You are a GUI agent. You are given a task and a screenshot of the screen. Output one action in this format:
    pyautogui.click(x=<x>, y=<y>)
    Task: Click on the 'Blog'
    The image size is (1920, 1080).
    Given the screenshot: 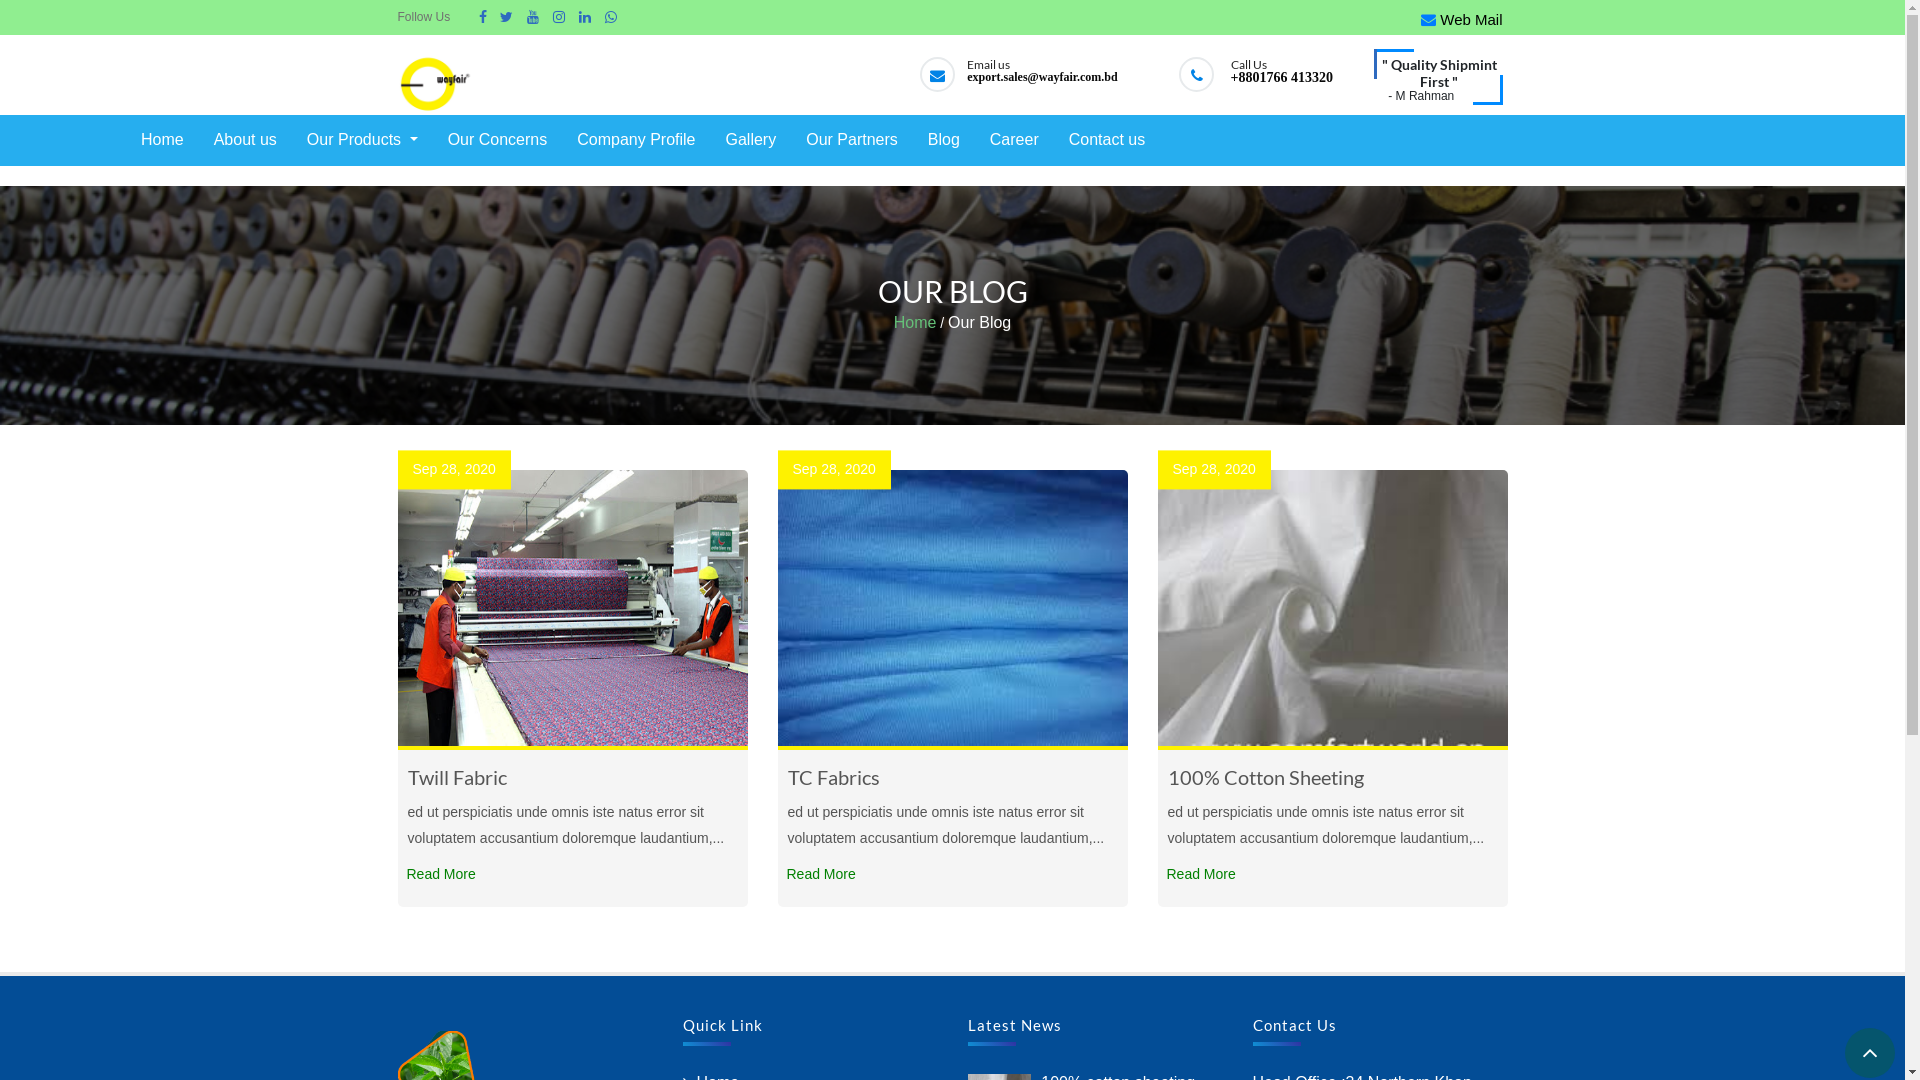 What is the action you would take?
    pyautogui.click(x=943, y=139)
    